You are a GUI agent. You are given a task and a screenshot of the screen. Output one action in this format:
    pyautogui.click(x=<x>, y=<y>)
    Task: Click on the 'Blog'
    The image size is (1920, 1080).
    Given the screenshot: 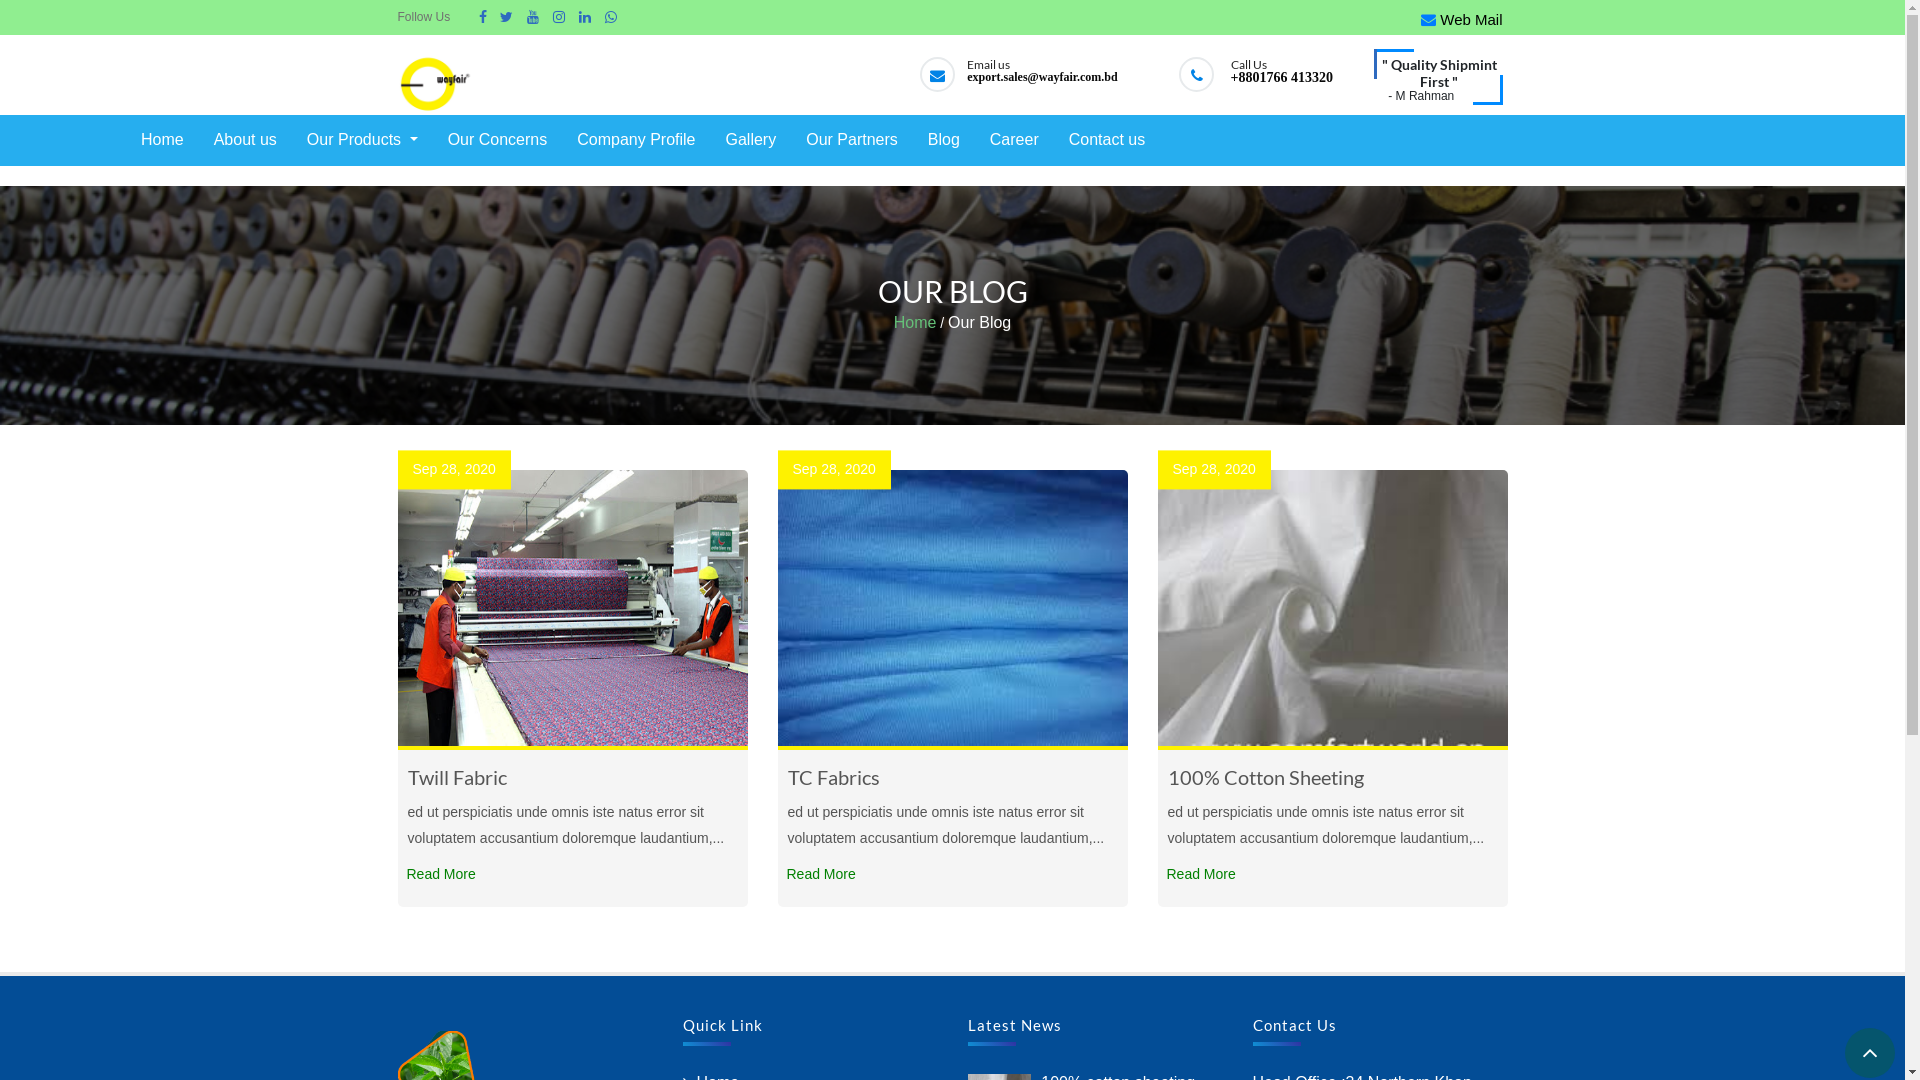 What is the action you would take?
    pyautogui.click(x=943, y=139)
    